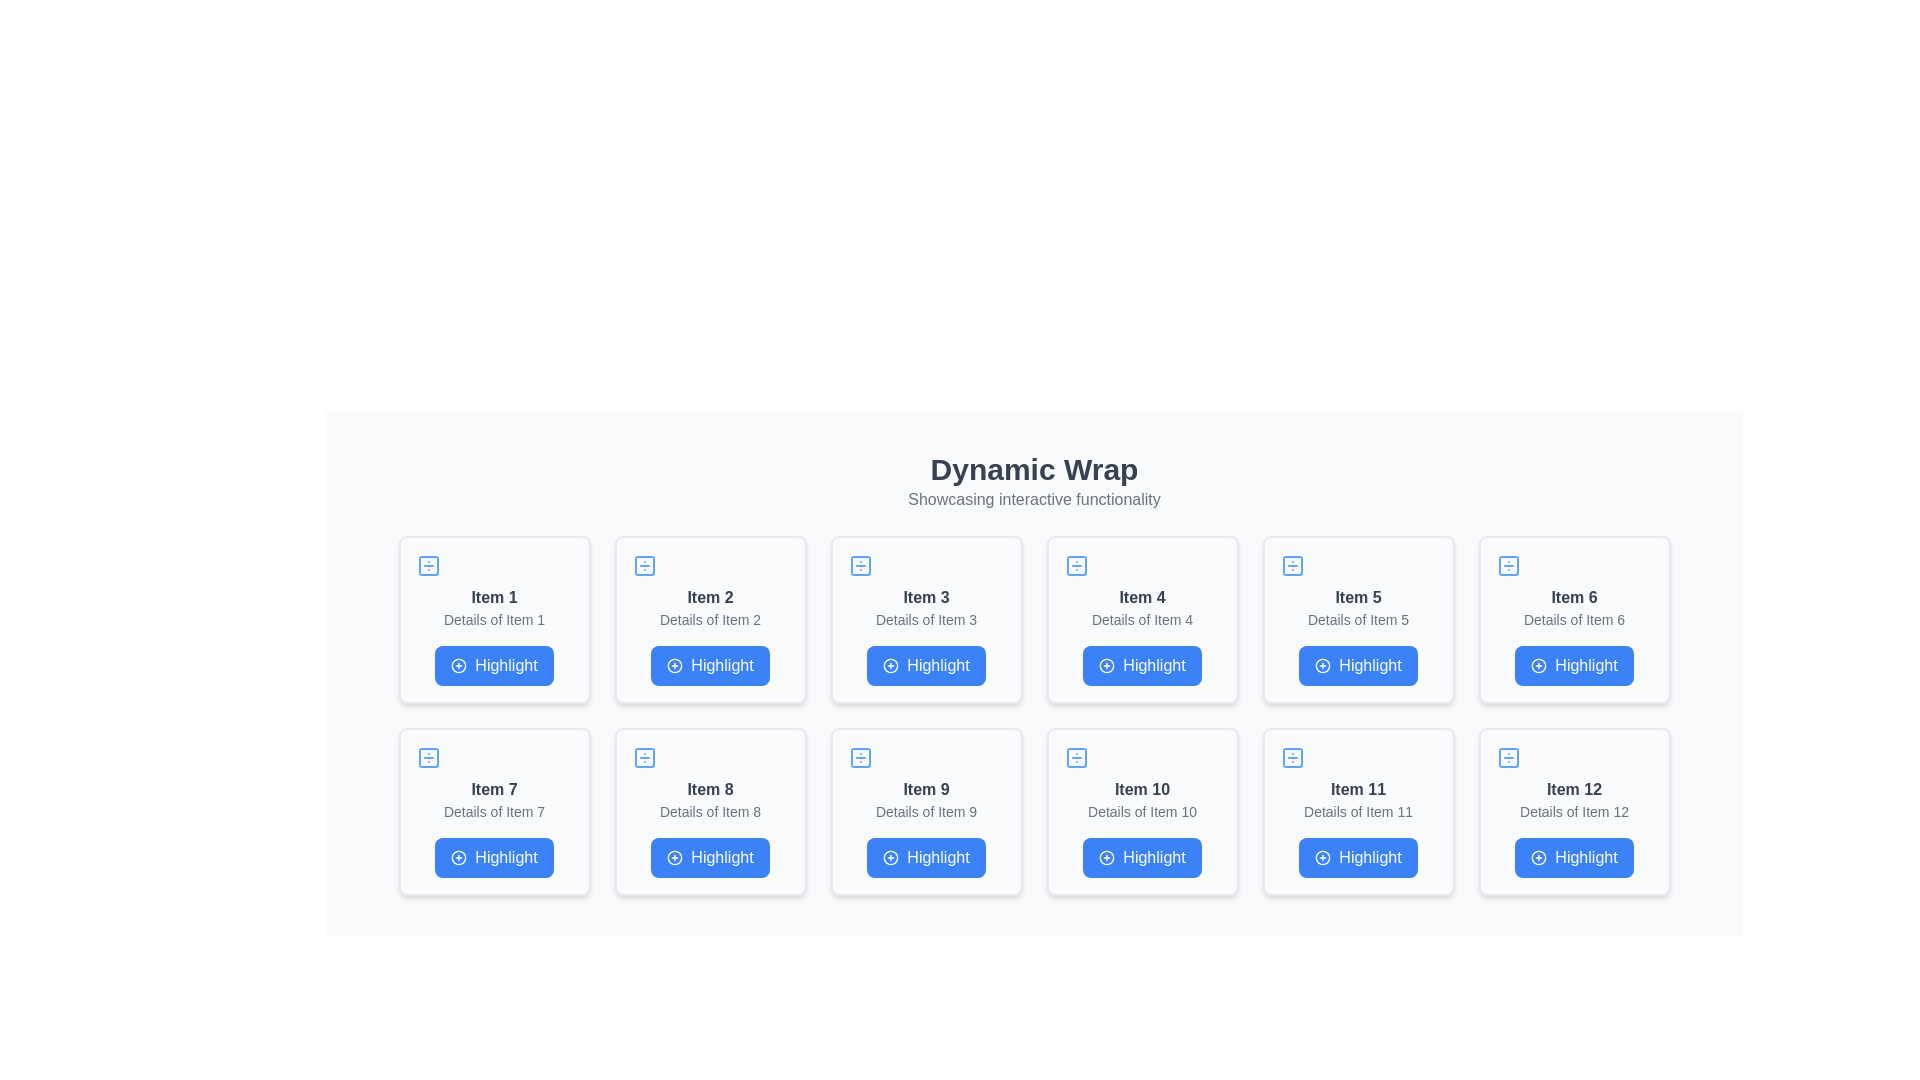 The width and height of the screenshot is (1920, 1080). What do you see at coordinates (1508, 566) in the screenshot?
I see `the decorative visual component of the SVG icon located in the top-right corner of the card labeled 'Item 6'` at bounding box center [1508, 566].